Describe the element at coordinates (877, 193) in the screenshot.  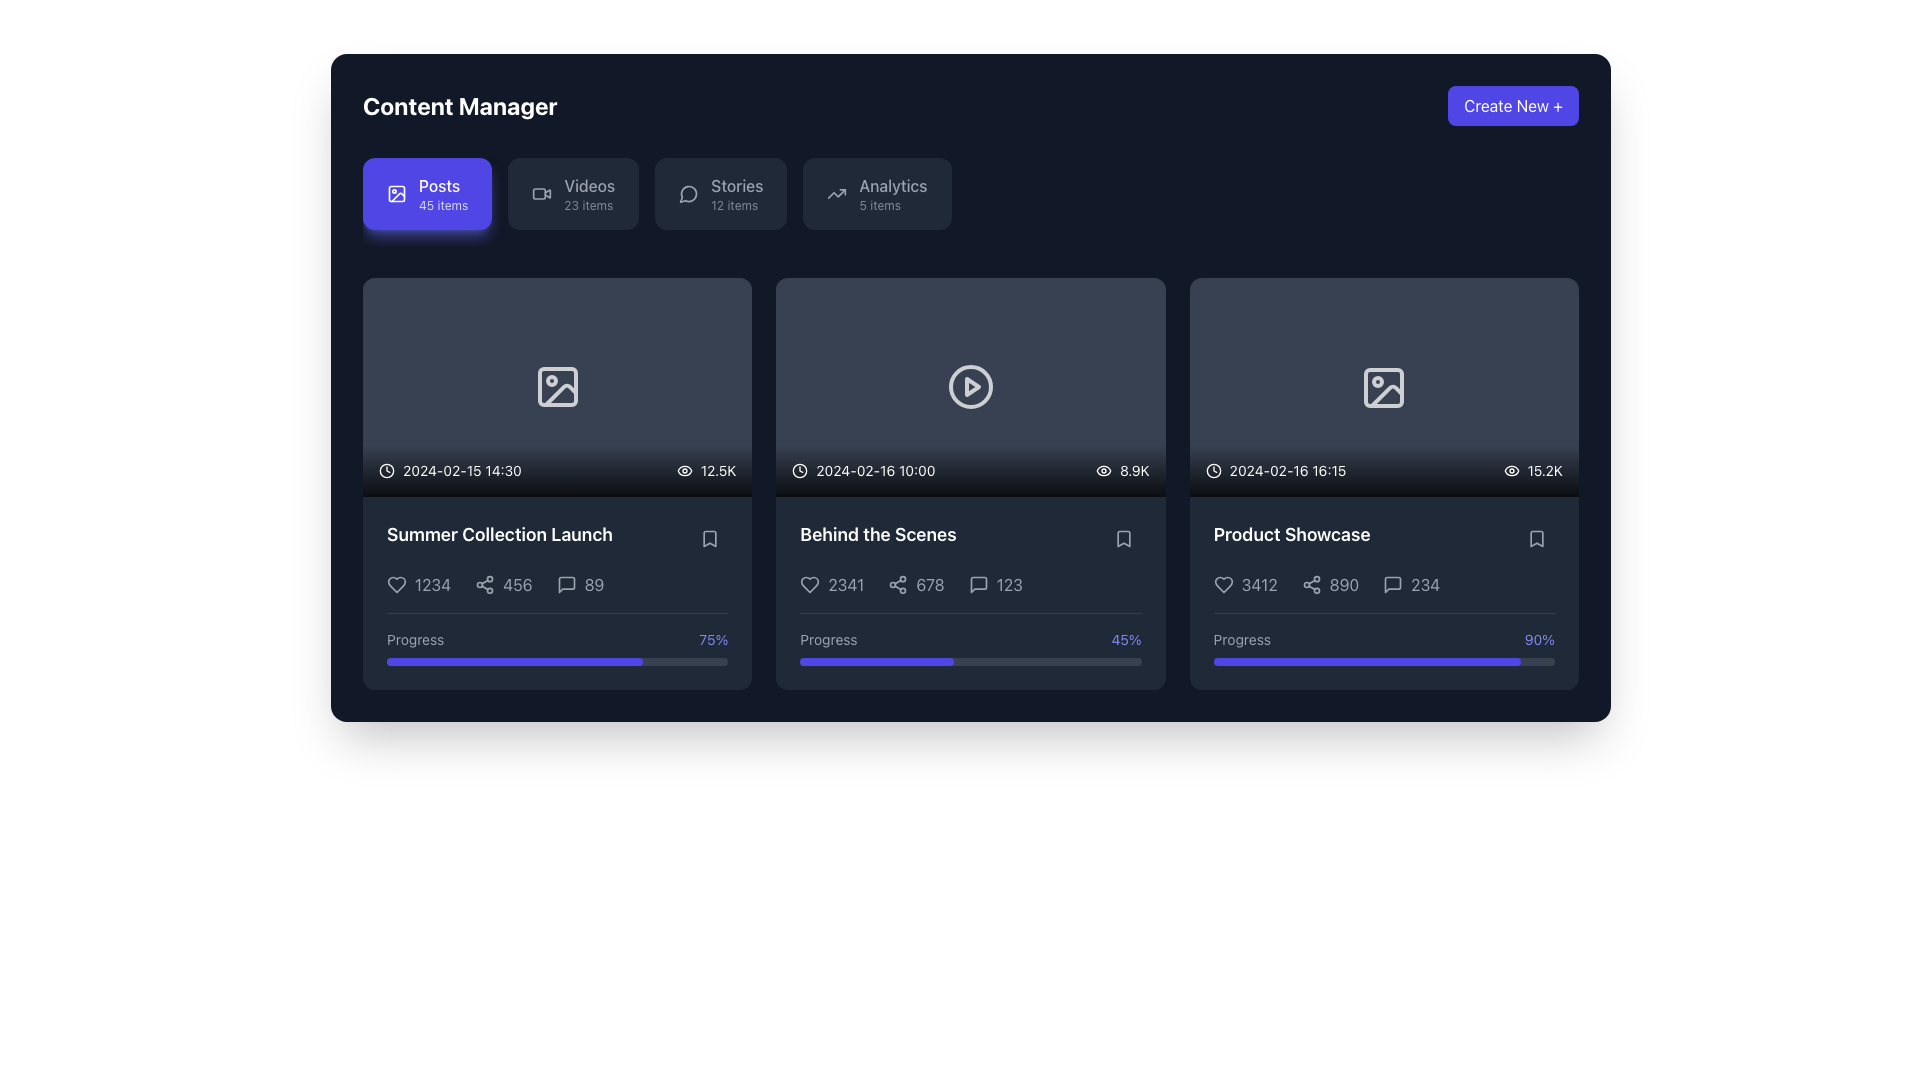
I see `the 'Analytics' button` at that location.